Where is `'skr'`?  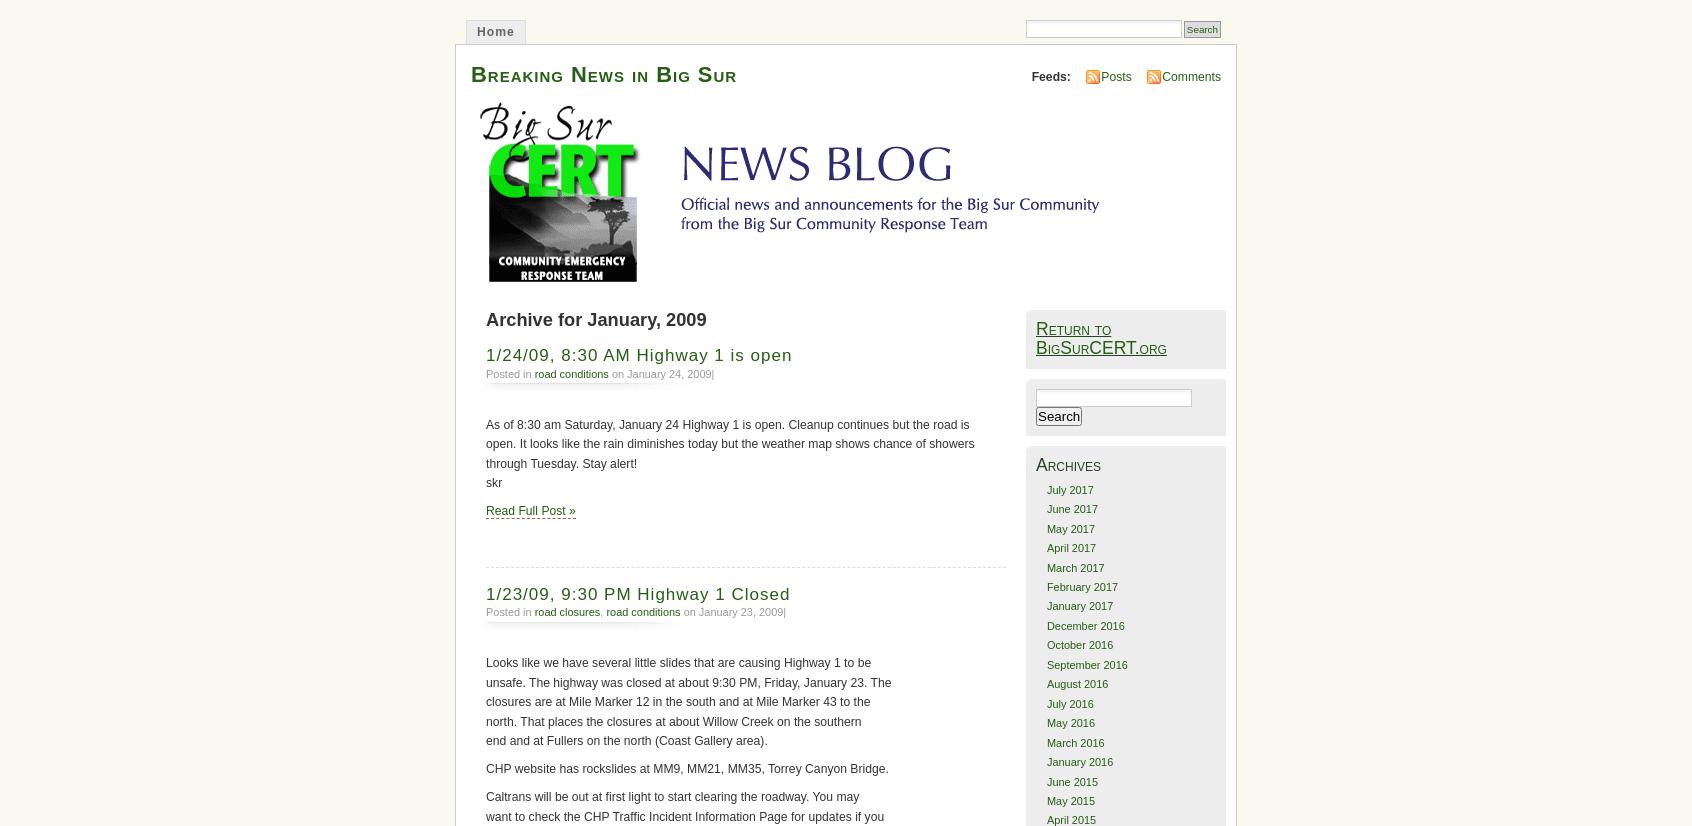 'skr' is located at coordinates (494, 482).